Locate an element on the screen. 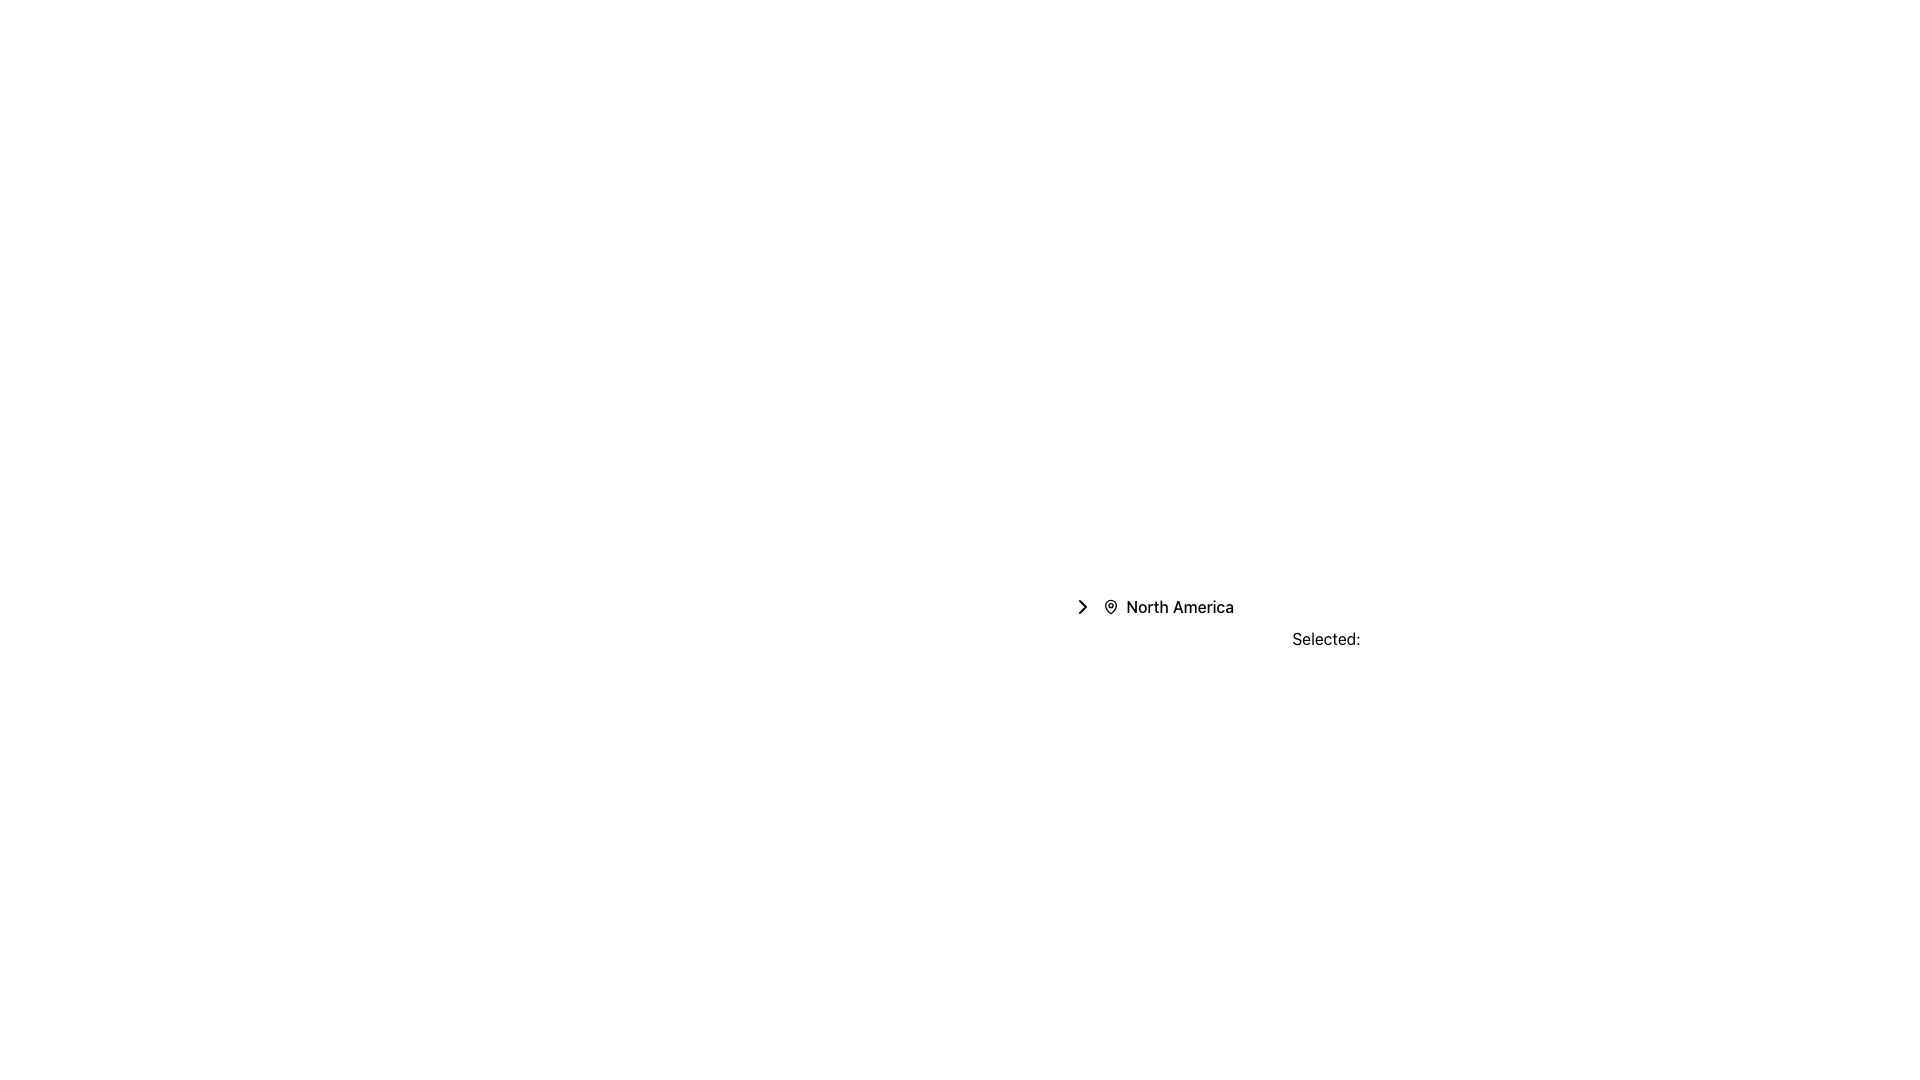  the chevron arrow button, which serves as an indicator for navigation or movement, located at the center of its bounding box on the right side of the UI component is located at coordinates (1081, 605).